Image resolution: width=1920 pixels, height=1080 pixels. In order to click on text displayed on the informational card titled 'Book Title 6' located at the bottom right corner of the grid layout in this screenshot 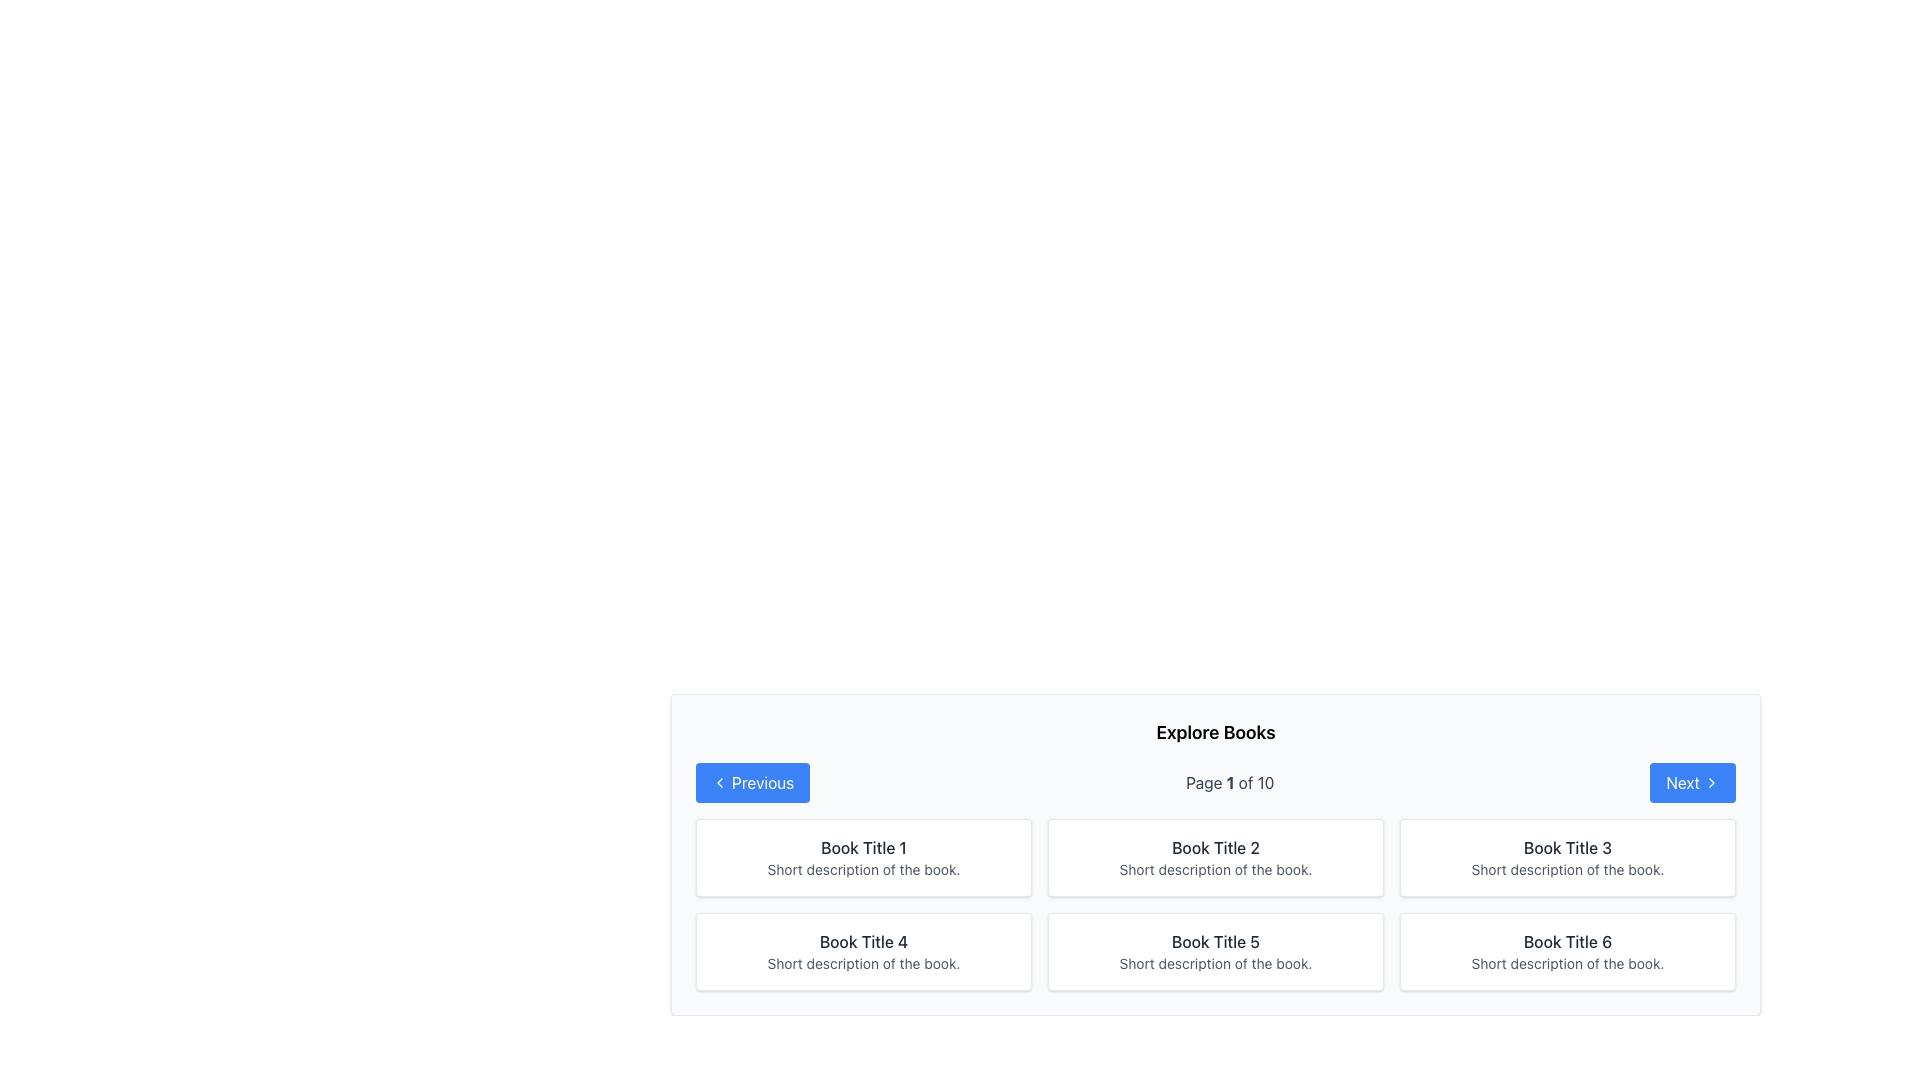, I will do `click(1567, 951)`.